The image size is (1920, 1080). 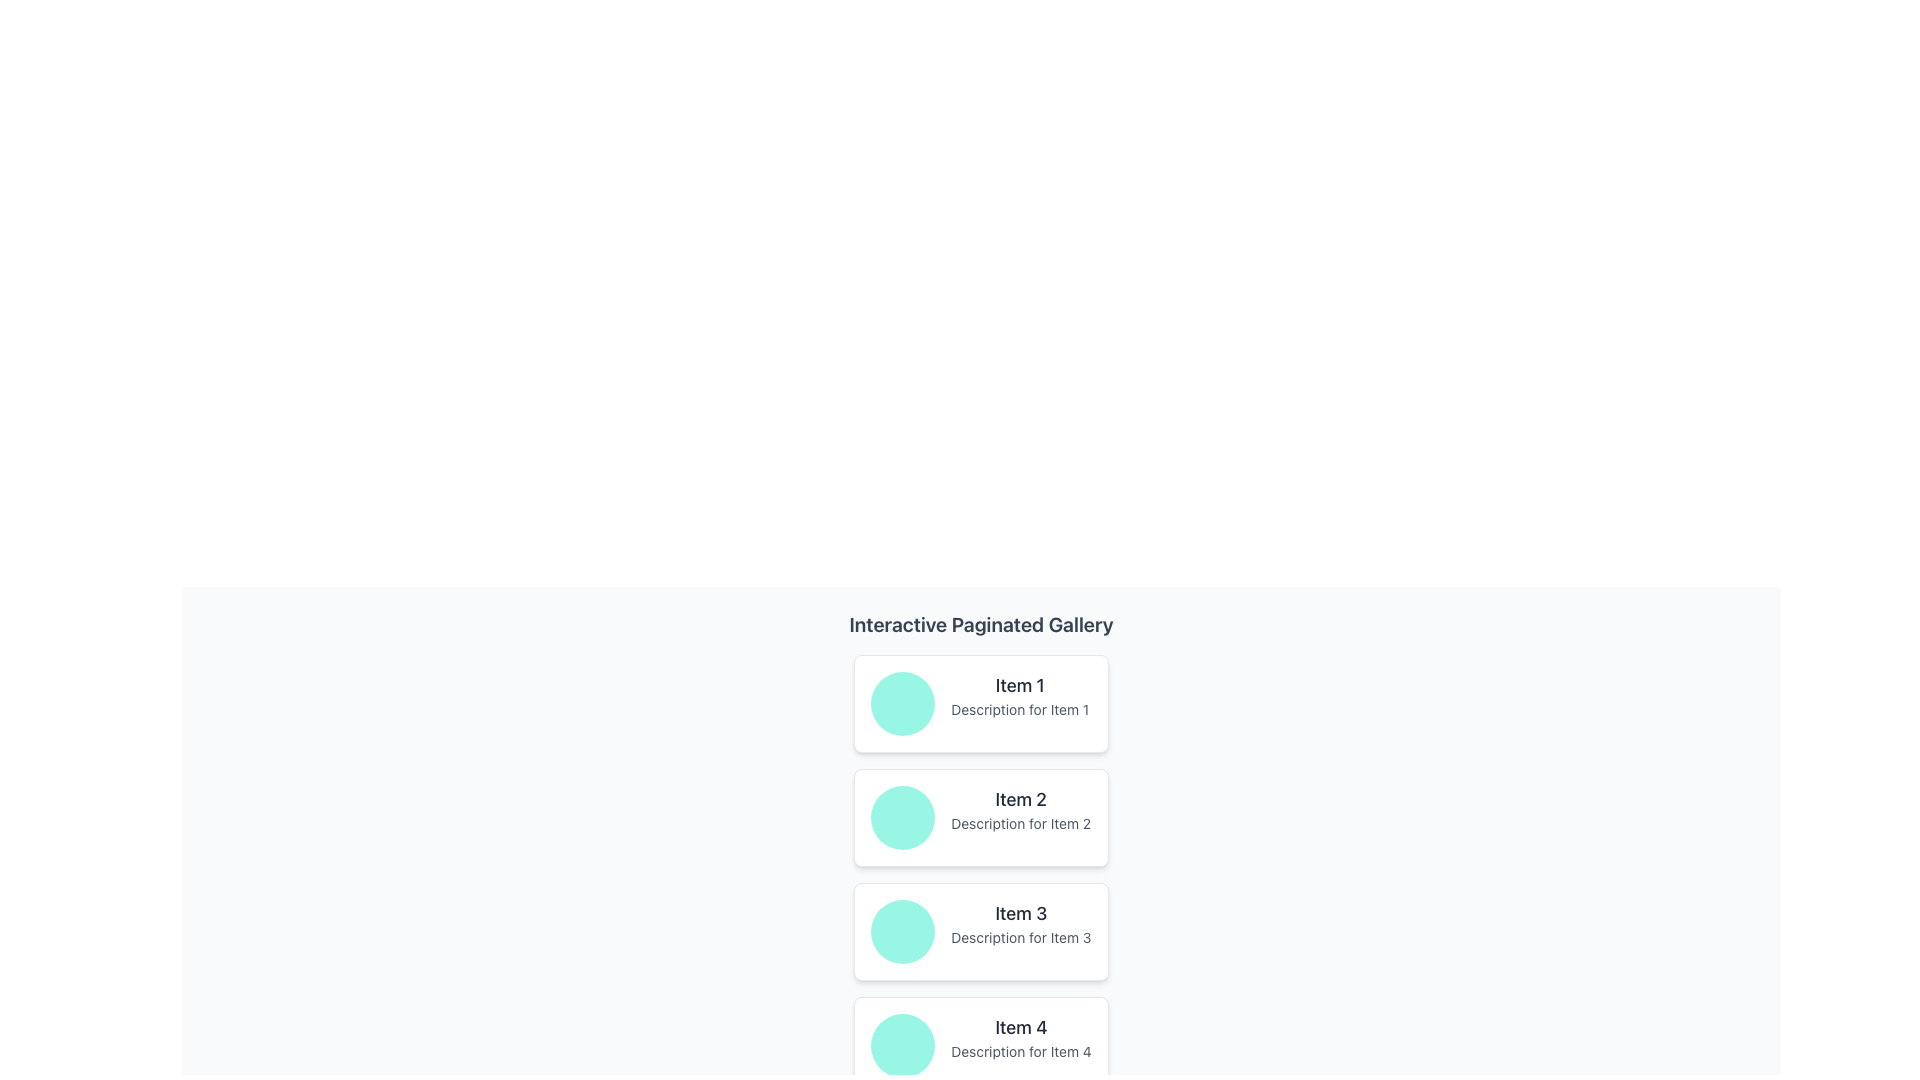 I want to click on text content labeled 'Item 4' with its description 'Description for Item 4' located within the fourth card in the interactive gallery, so click(x=1021, y=1036).